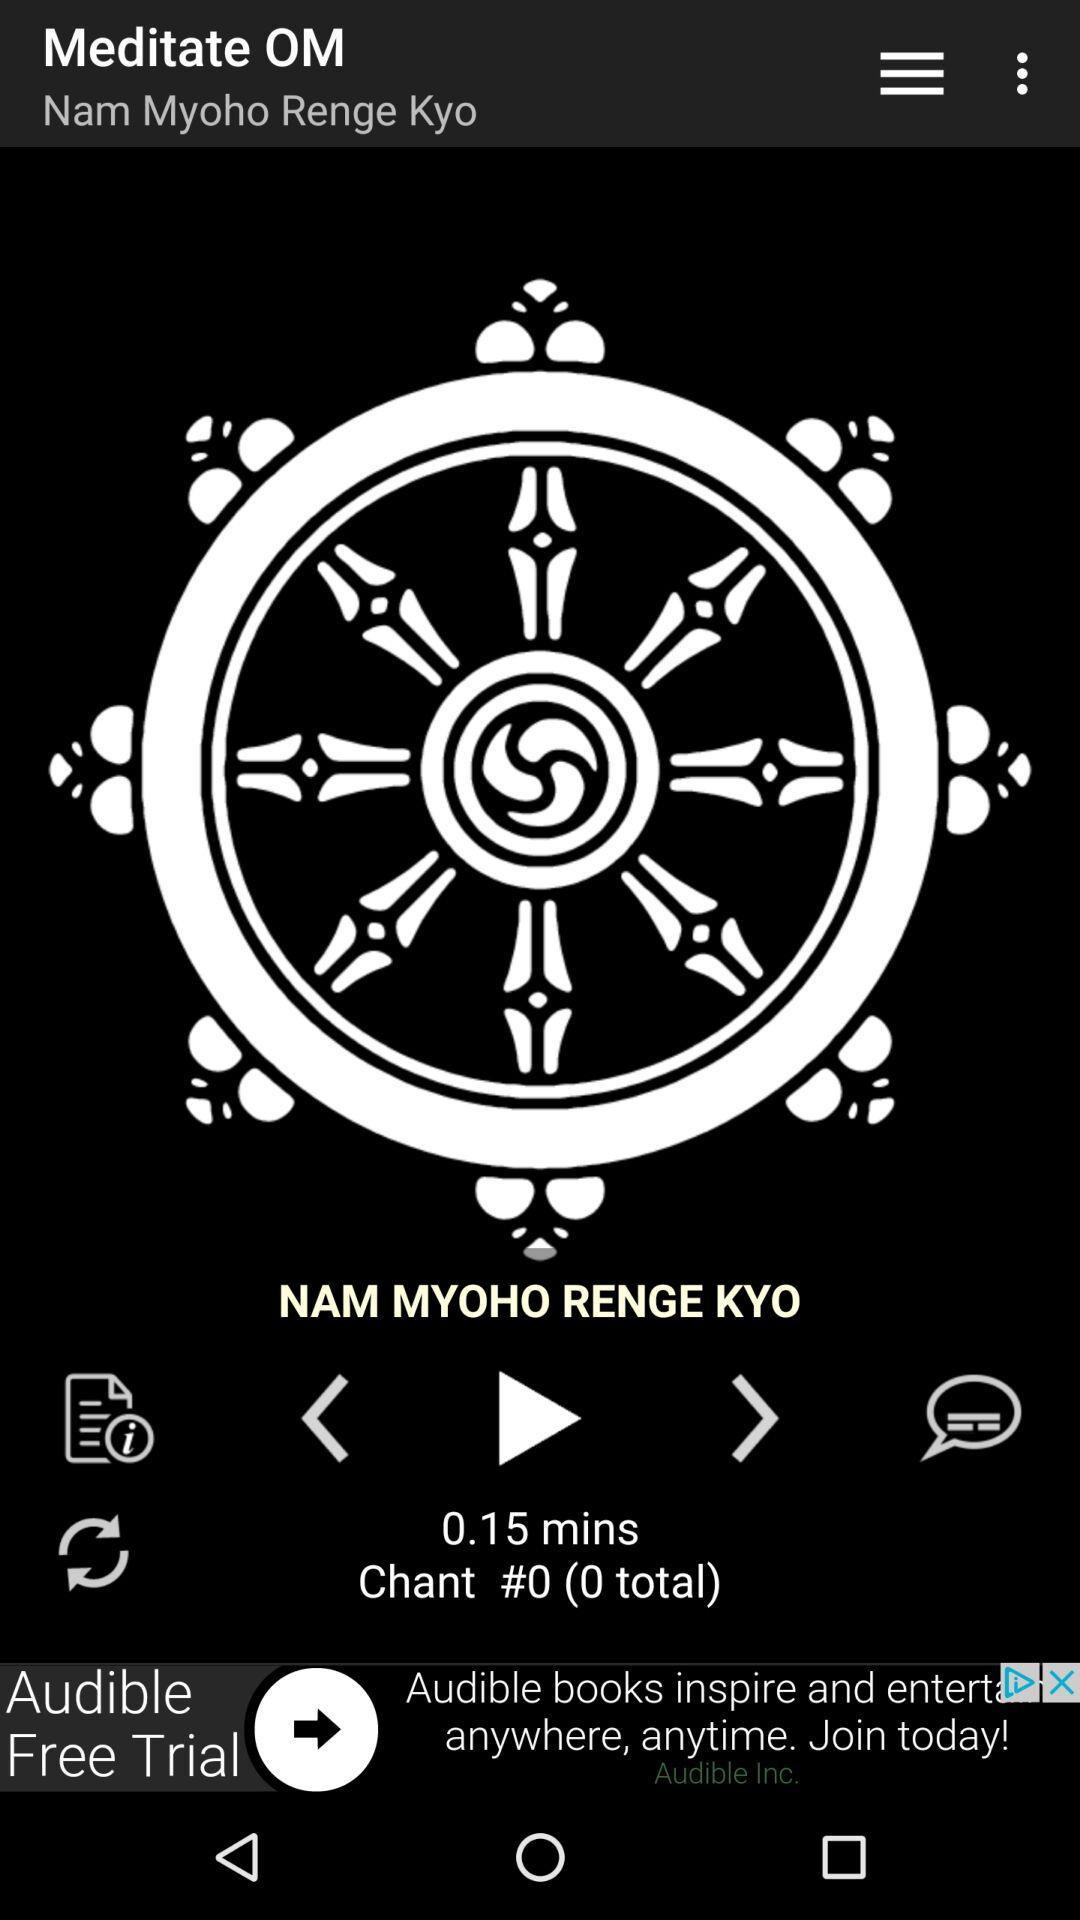 The width and height of the screenshot is (1080, 1920). I want to click on refresh button, so click(92, 1551).